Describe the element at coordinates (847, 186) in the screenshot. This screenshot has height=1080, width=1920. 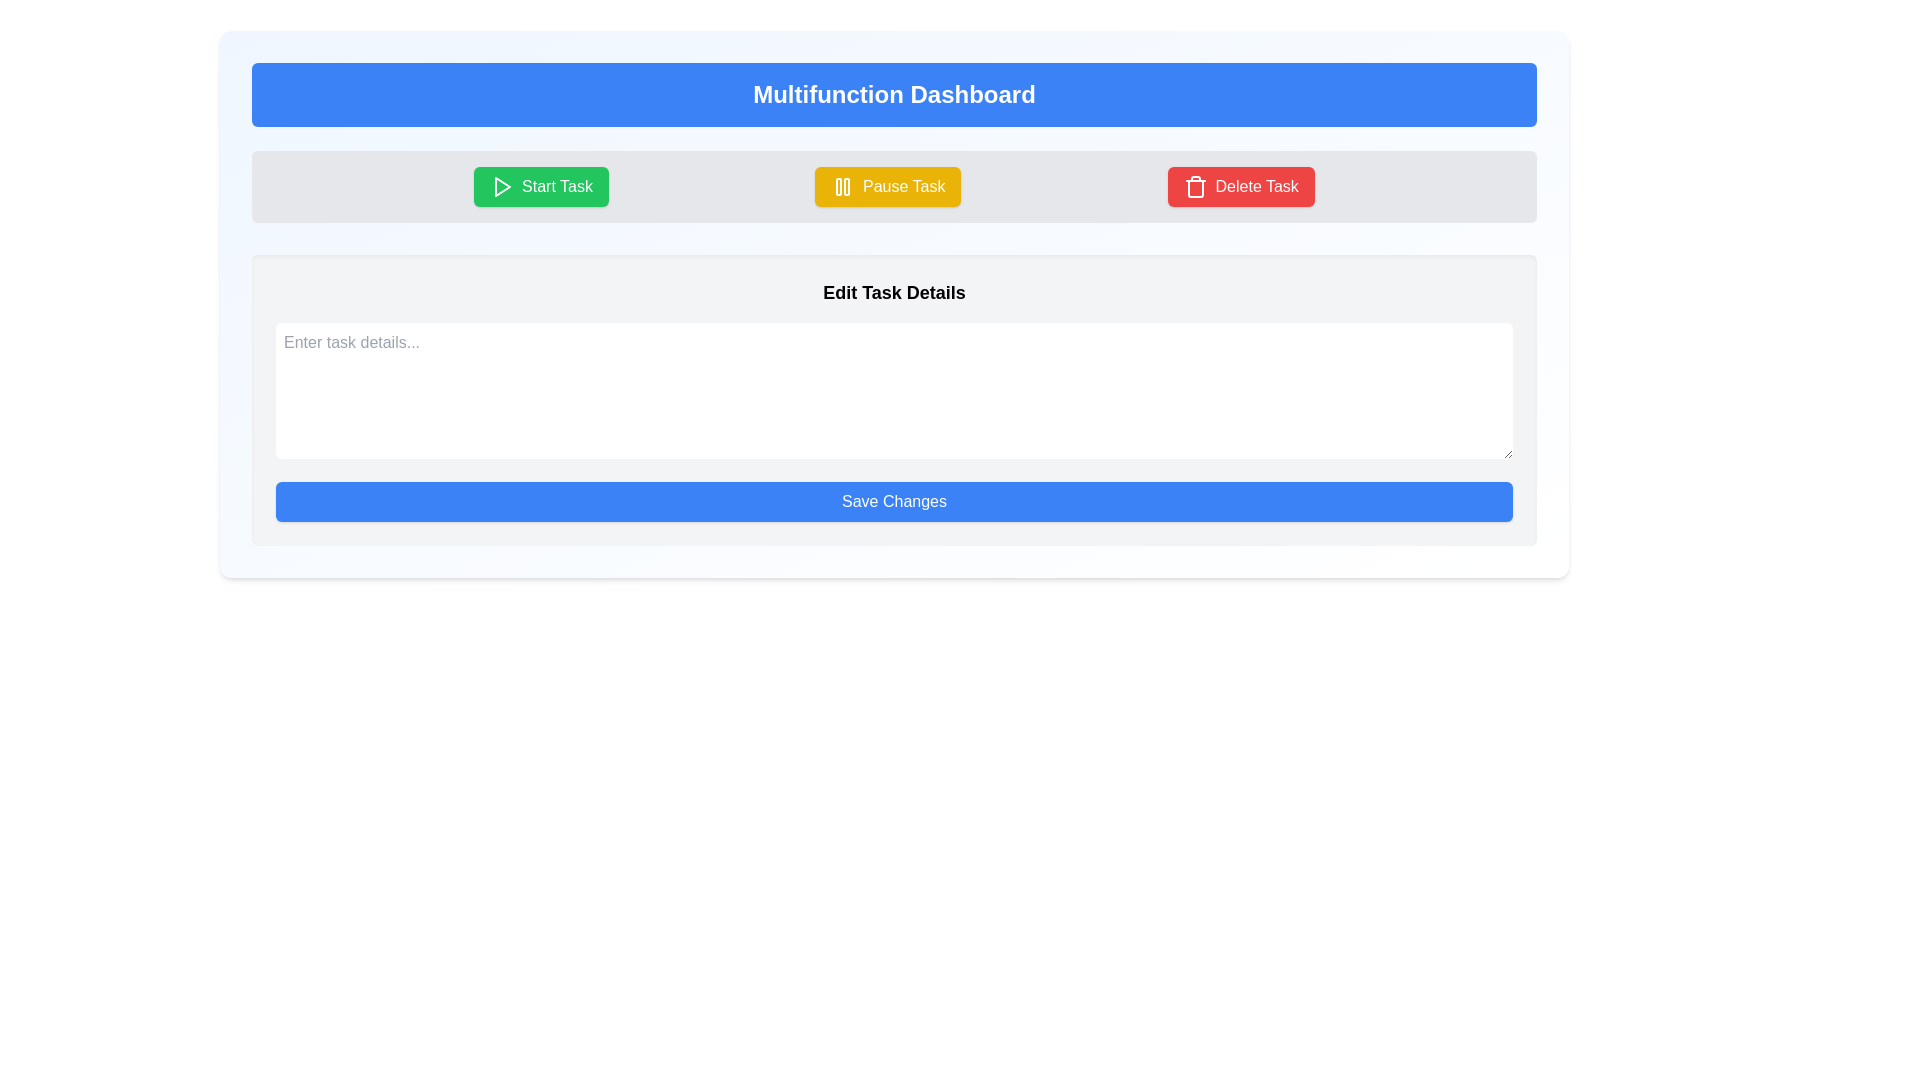
I see `the second vertical bar of the pause icon, which is located on the right side of the first bar and is part of the 'Pause Task' button under the dashboard title` at that location.